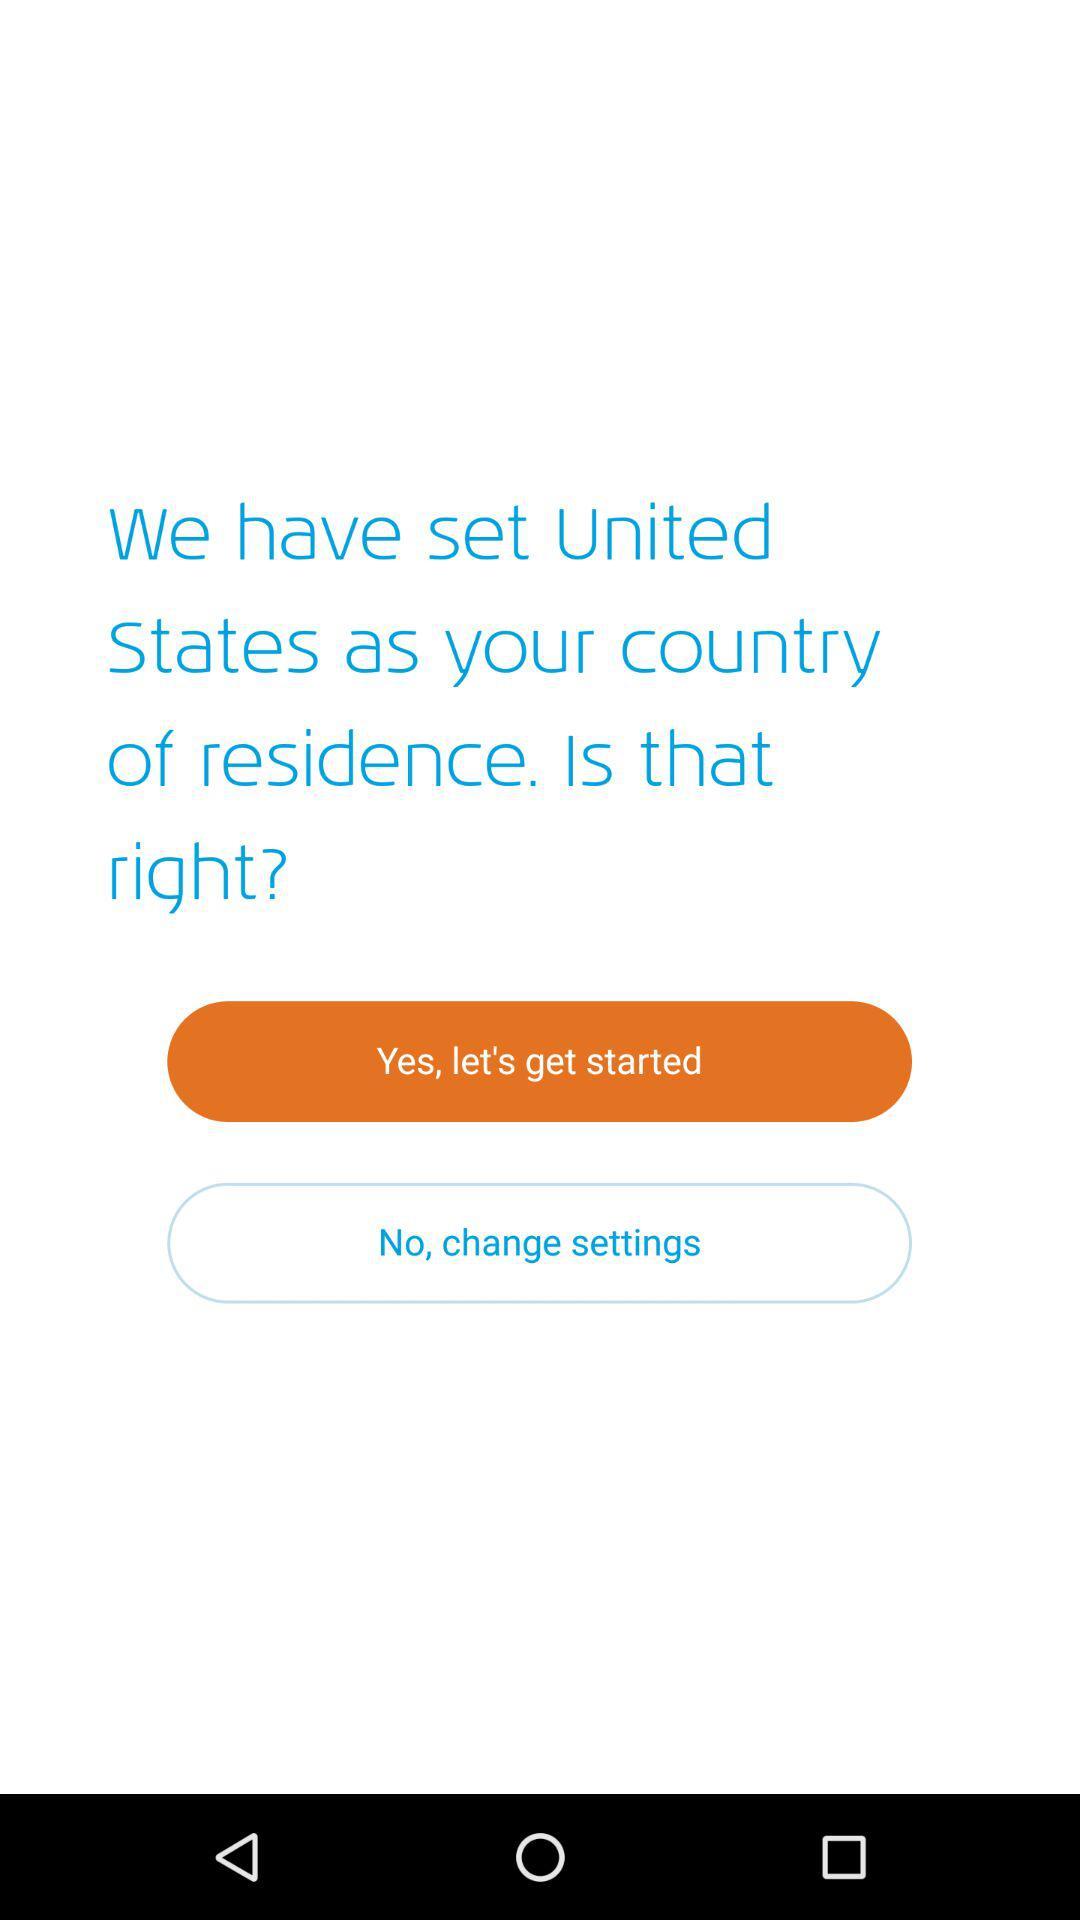 The width and height of the screenshot is (1080, 1920). I want to click on the no, change settings, so click(538, 1242).